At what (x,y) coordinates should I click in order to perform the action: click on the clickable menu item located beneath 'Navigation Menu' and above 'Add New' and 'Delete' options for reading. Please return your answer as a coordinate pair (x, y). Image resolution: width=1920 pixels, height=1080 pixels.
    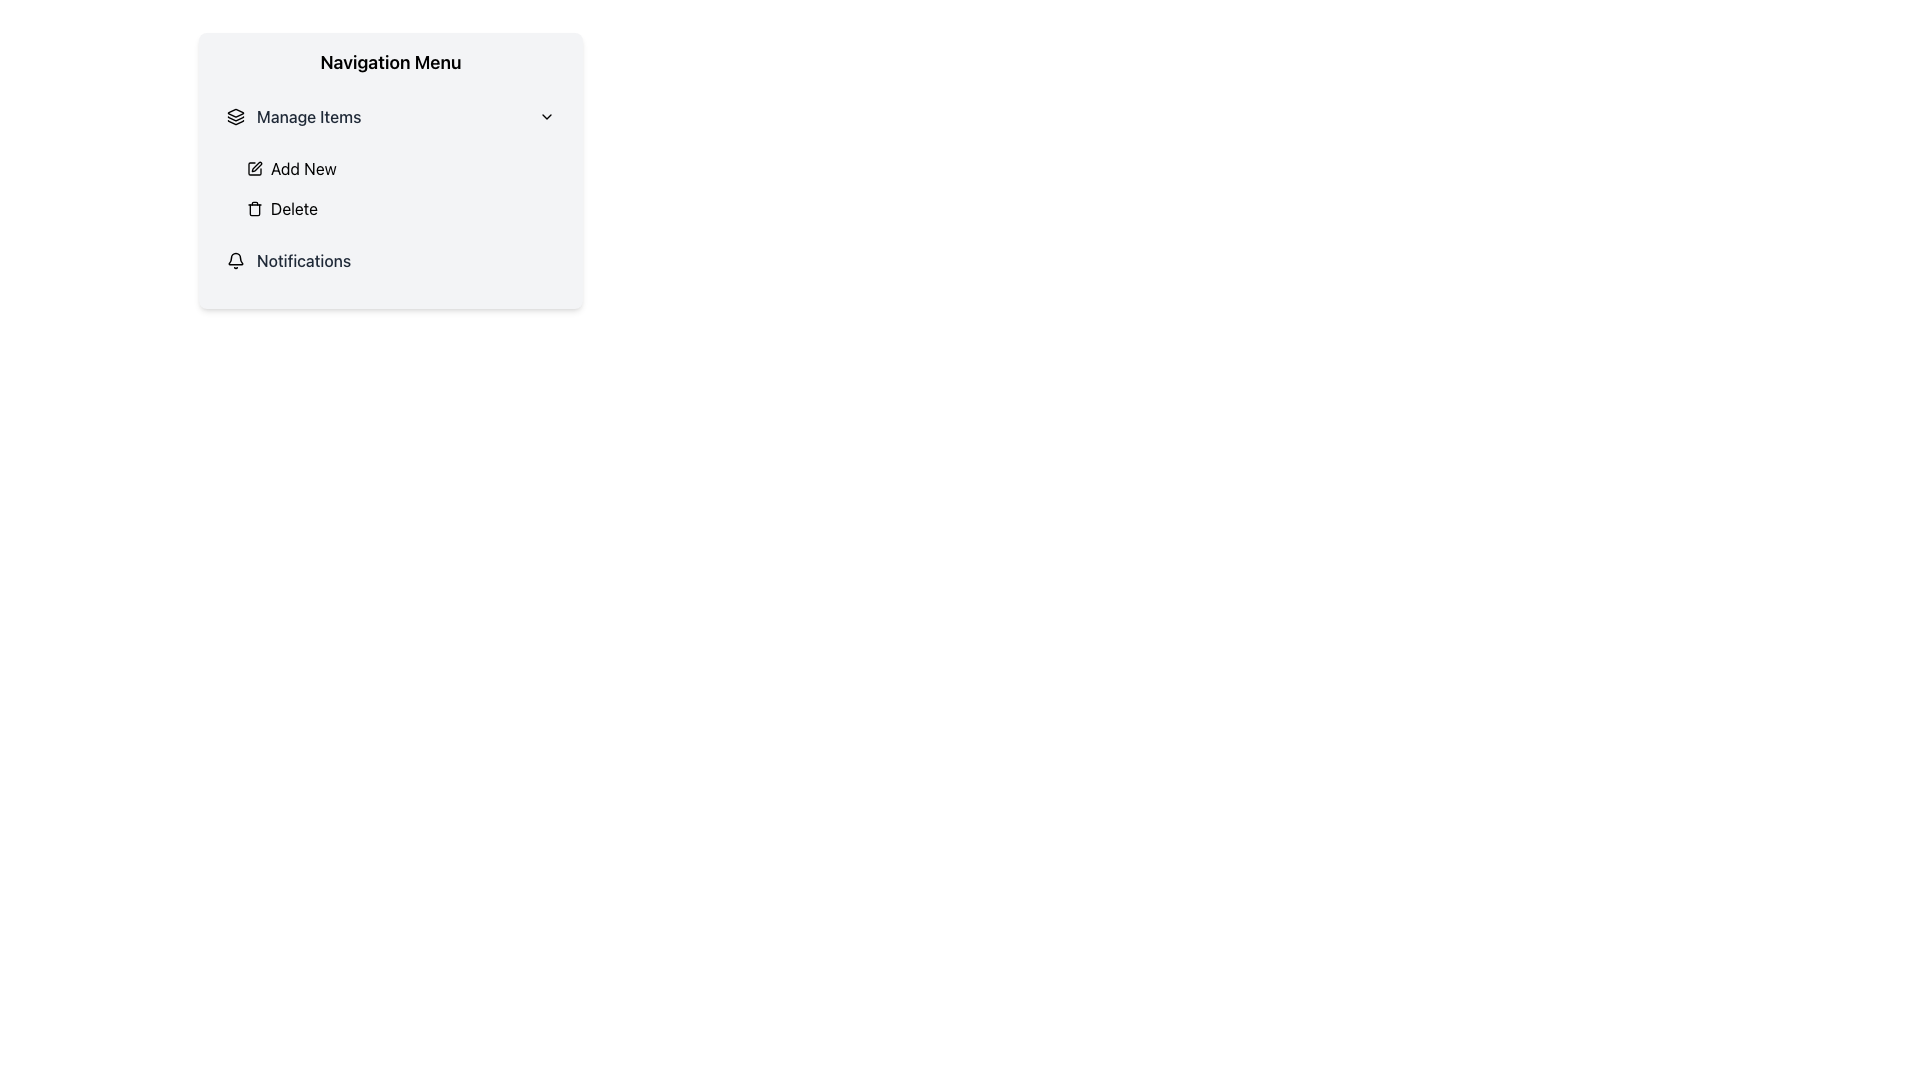
    Looking at the image, I should click on (293, 116).